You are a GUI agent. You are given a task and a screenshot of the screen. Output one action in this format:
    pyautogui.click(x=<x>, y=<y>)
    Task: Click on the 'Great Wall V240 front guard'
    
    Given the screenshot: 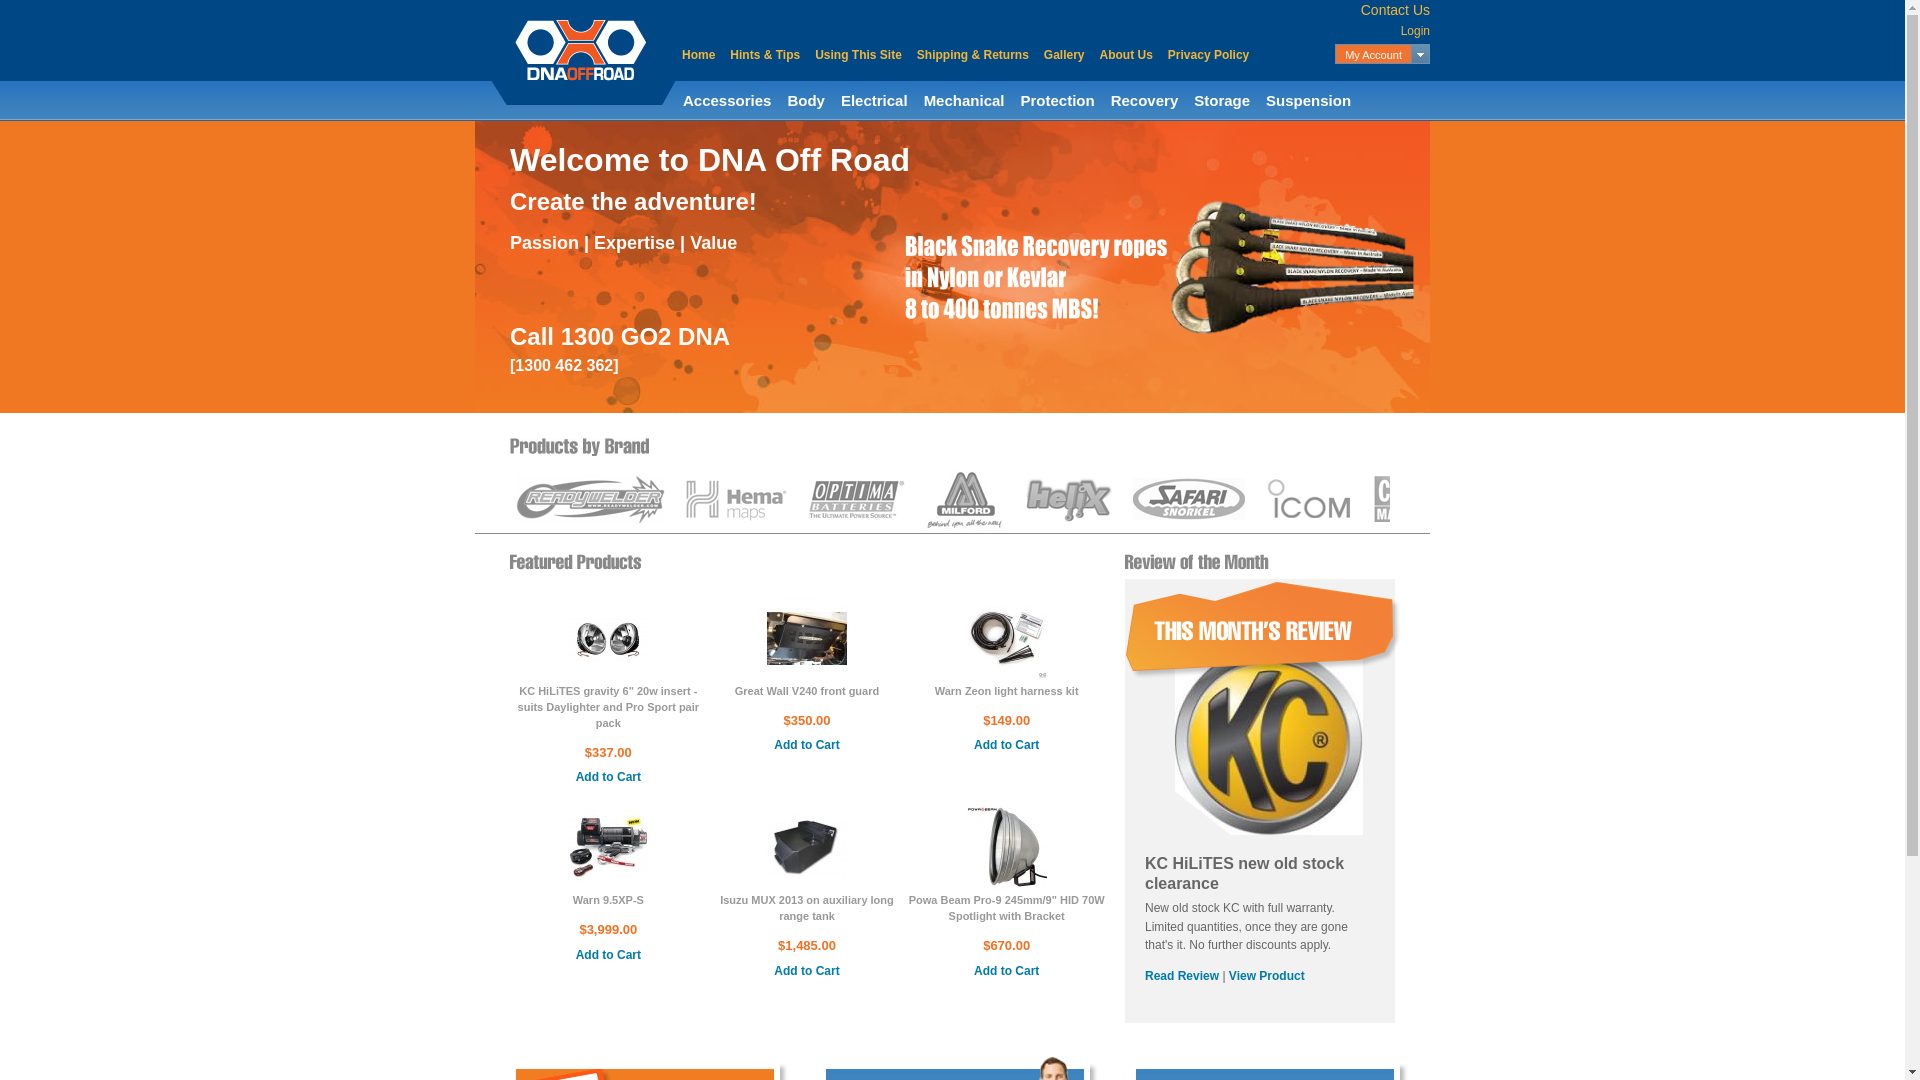 What is the action you would take?
    pyautogui.click(x=806, y=689)
    